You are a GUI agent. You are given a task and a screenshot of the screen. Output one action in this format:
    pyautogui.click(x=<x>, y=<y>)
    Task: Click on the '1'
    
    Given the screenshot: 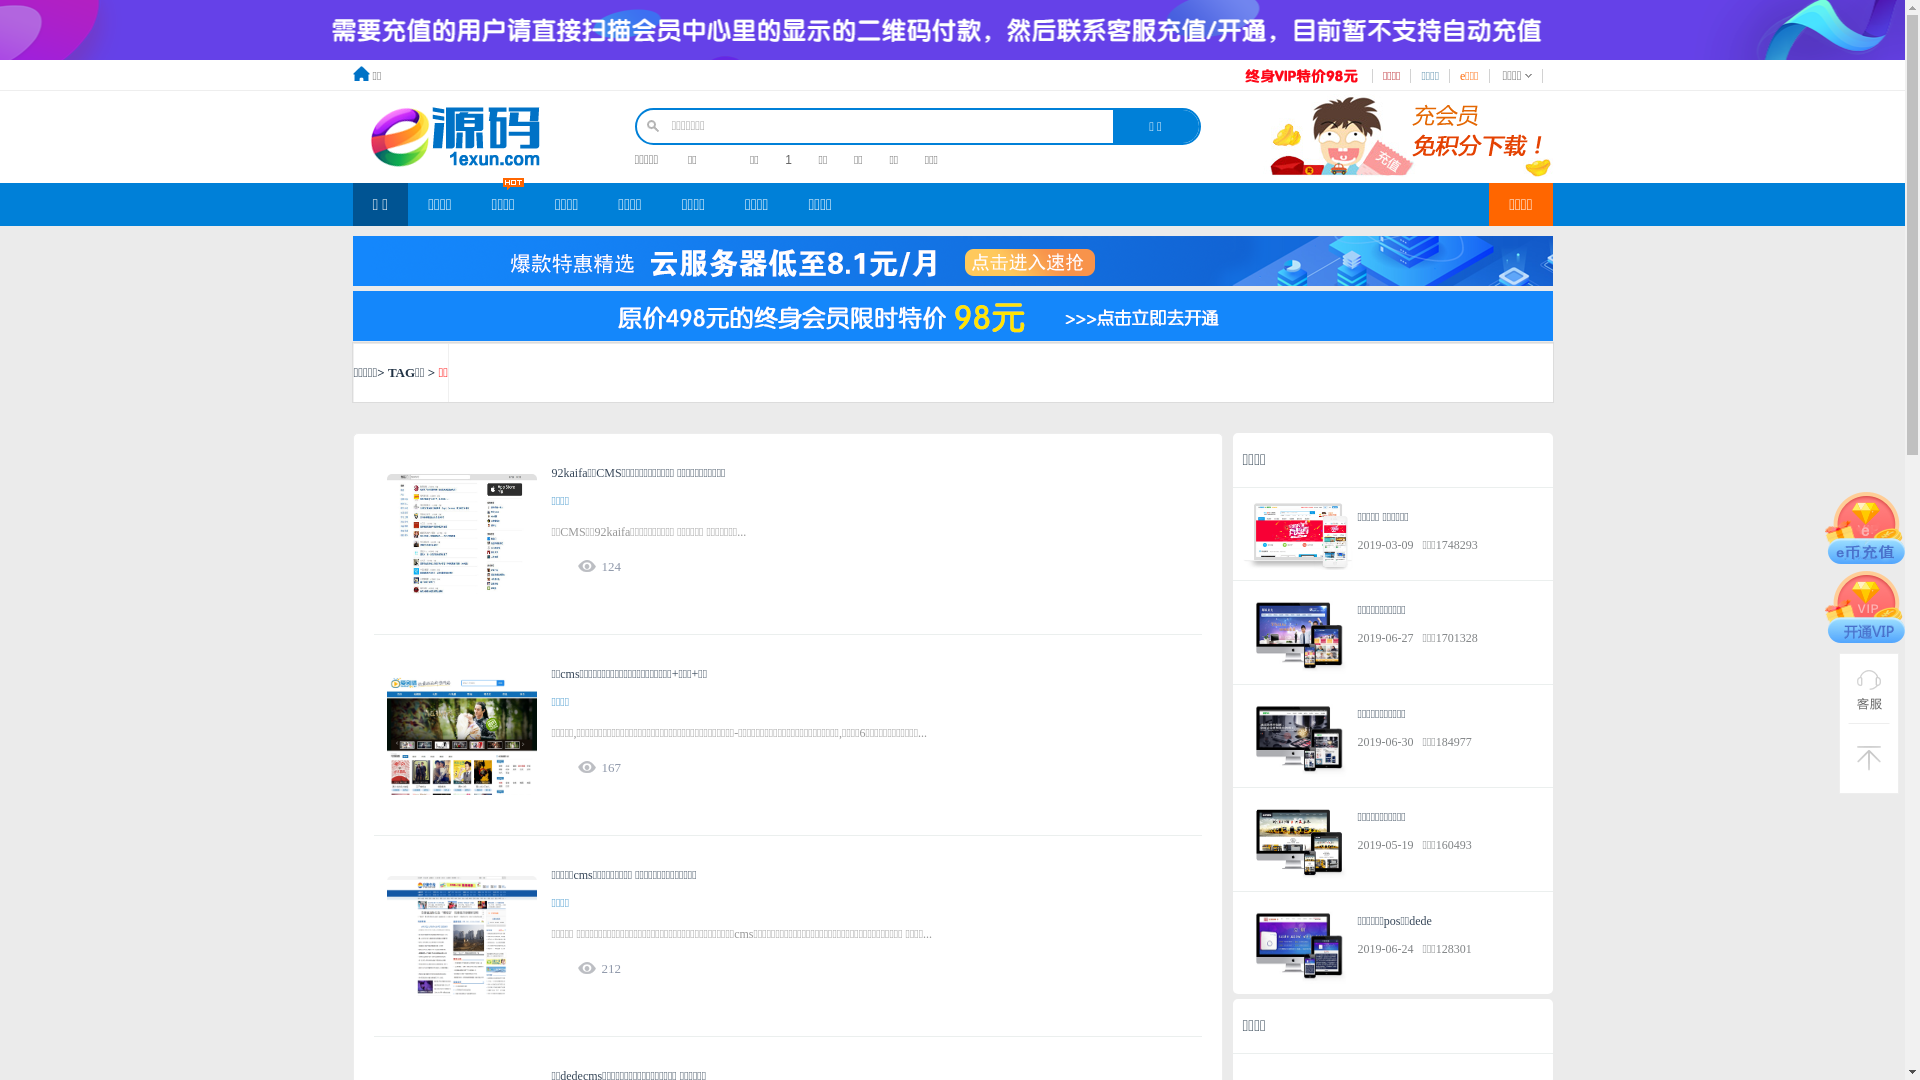 What is the action you would take?
    pyautogui.click(x=787, y=158)
    